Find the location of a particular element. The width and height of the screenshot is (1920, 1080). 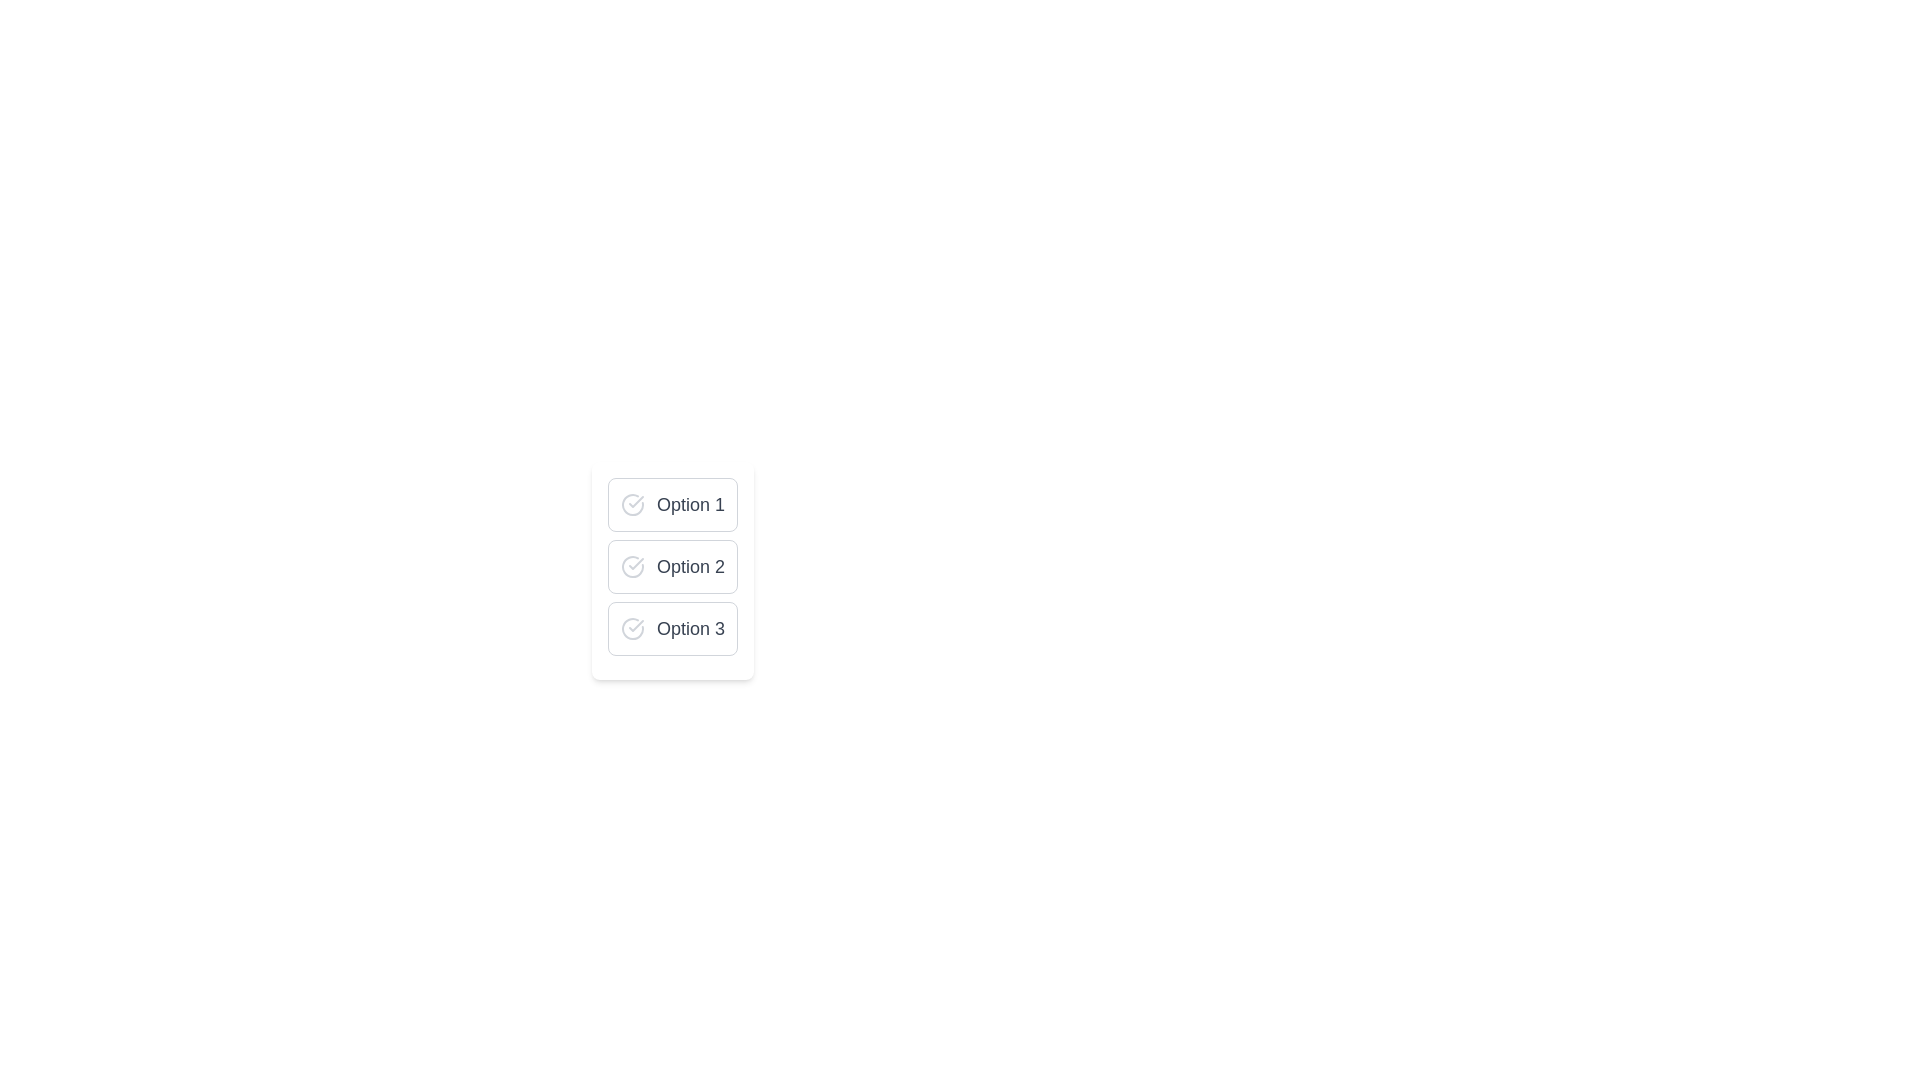

the text label displaying 'Option 1' is located at coordinates (691, 504).